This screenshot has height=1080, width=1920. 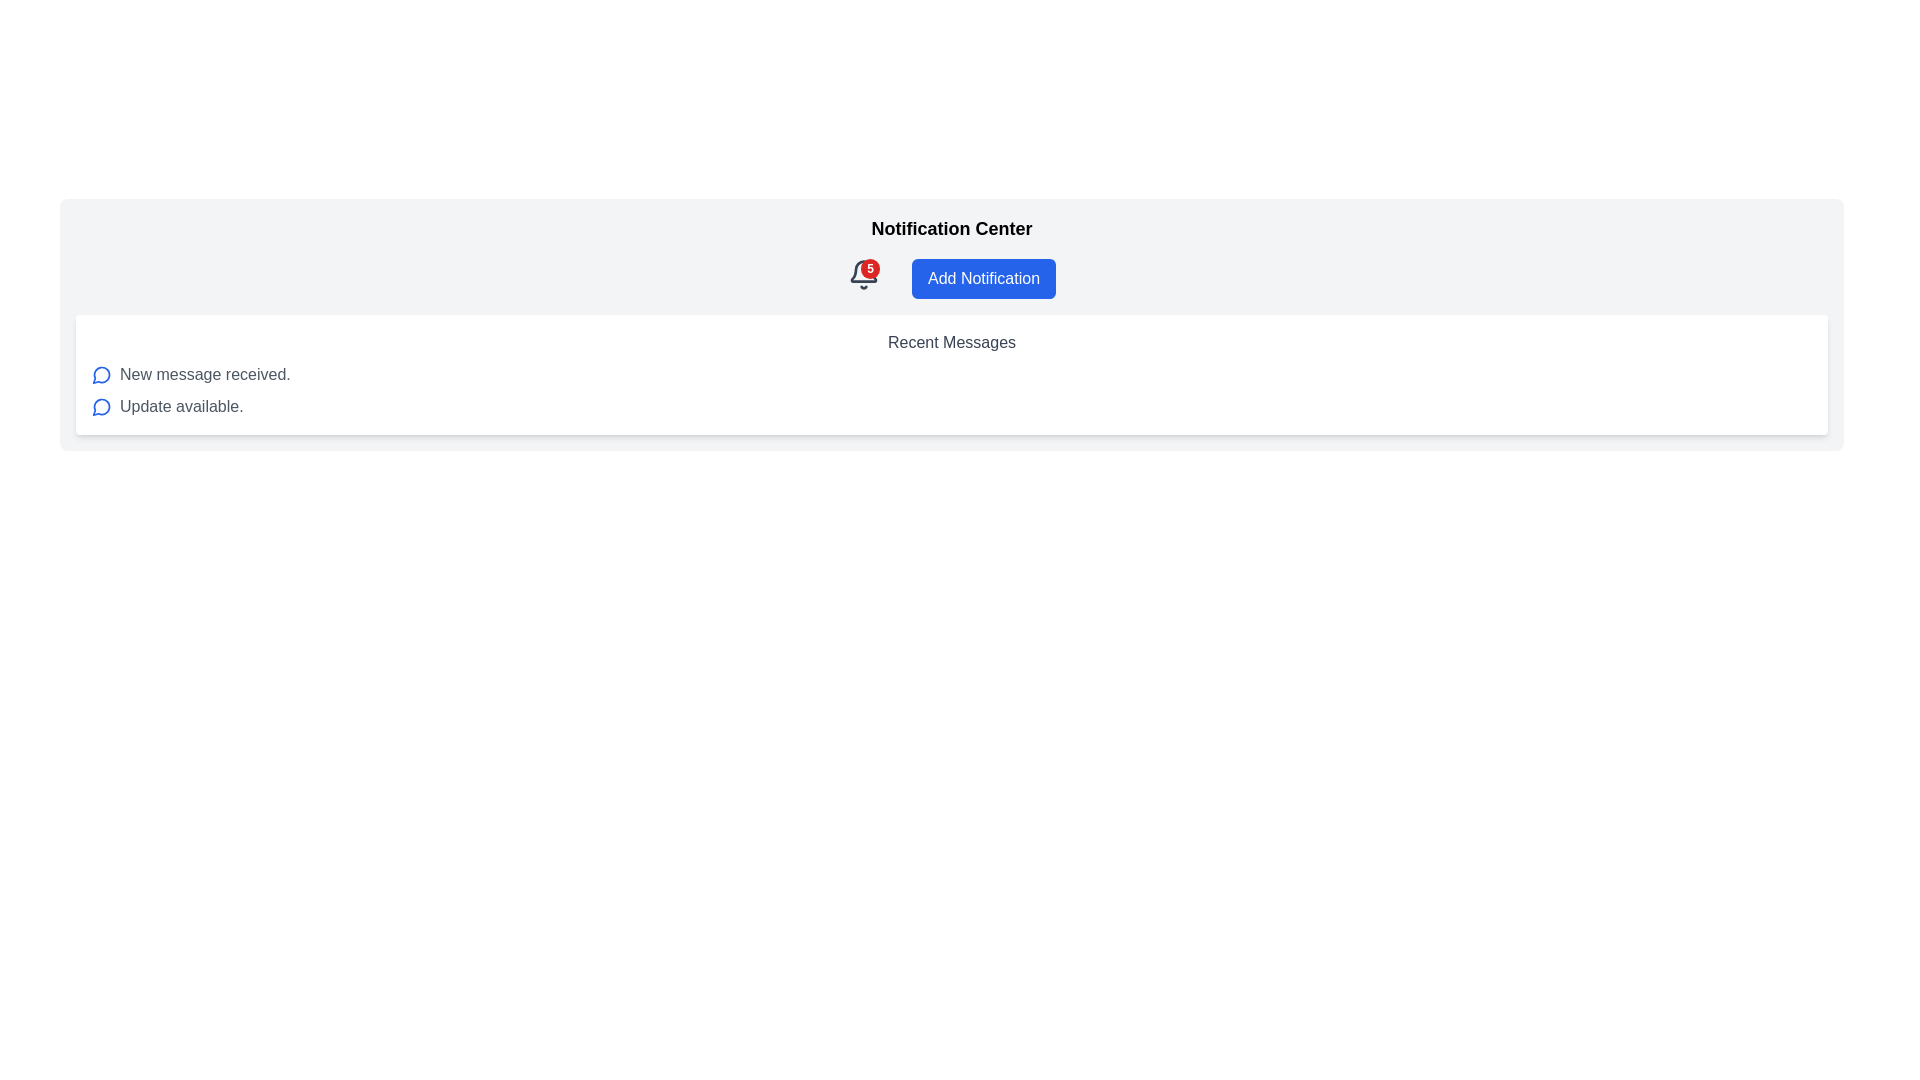 I want to click on the 'Add Notification' button, which is located to the far right next to an icon and a badge showing a count of '5', so click(x=983, y=278).